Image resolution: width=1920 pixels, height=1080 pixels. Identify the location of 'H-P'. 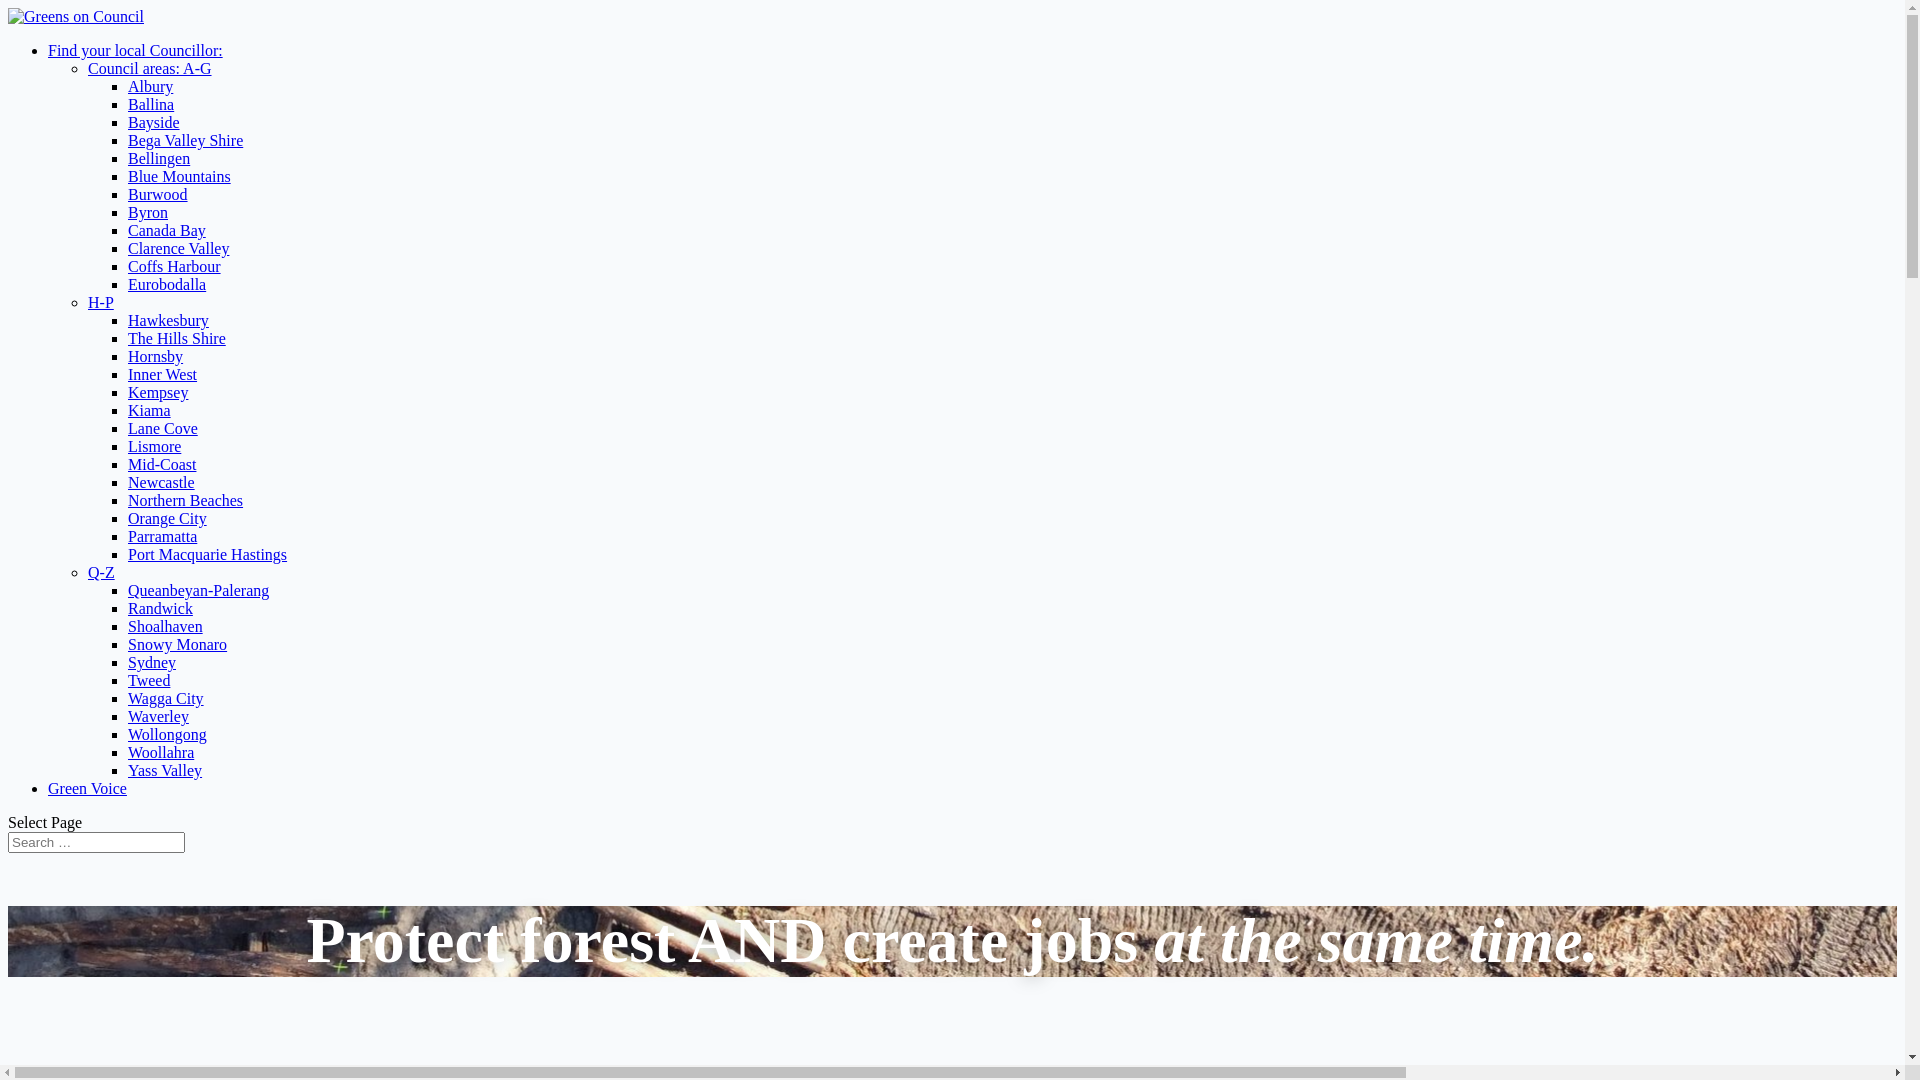
(99, 302).